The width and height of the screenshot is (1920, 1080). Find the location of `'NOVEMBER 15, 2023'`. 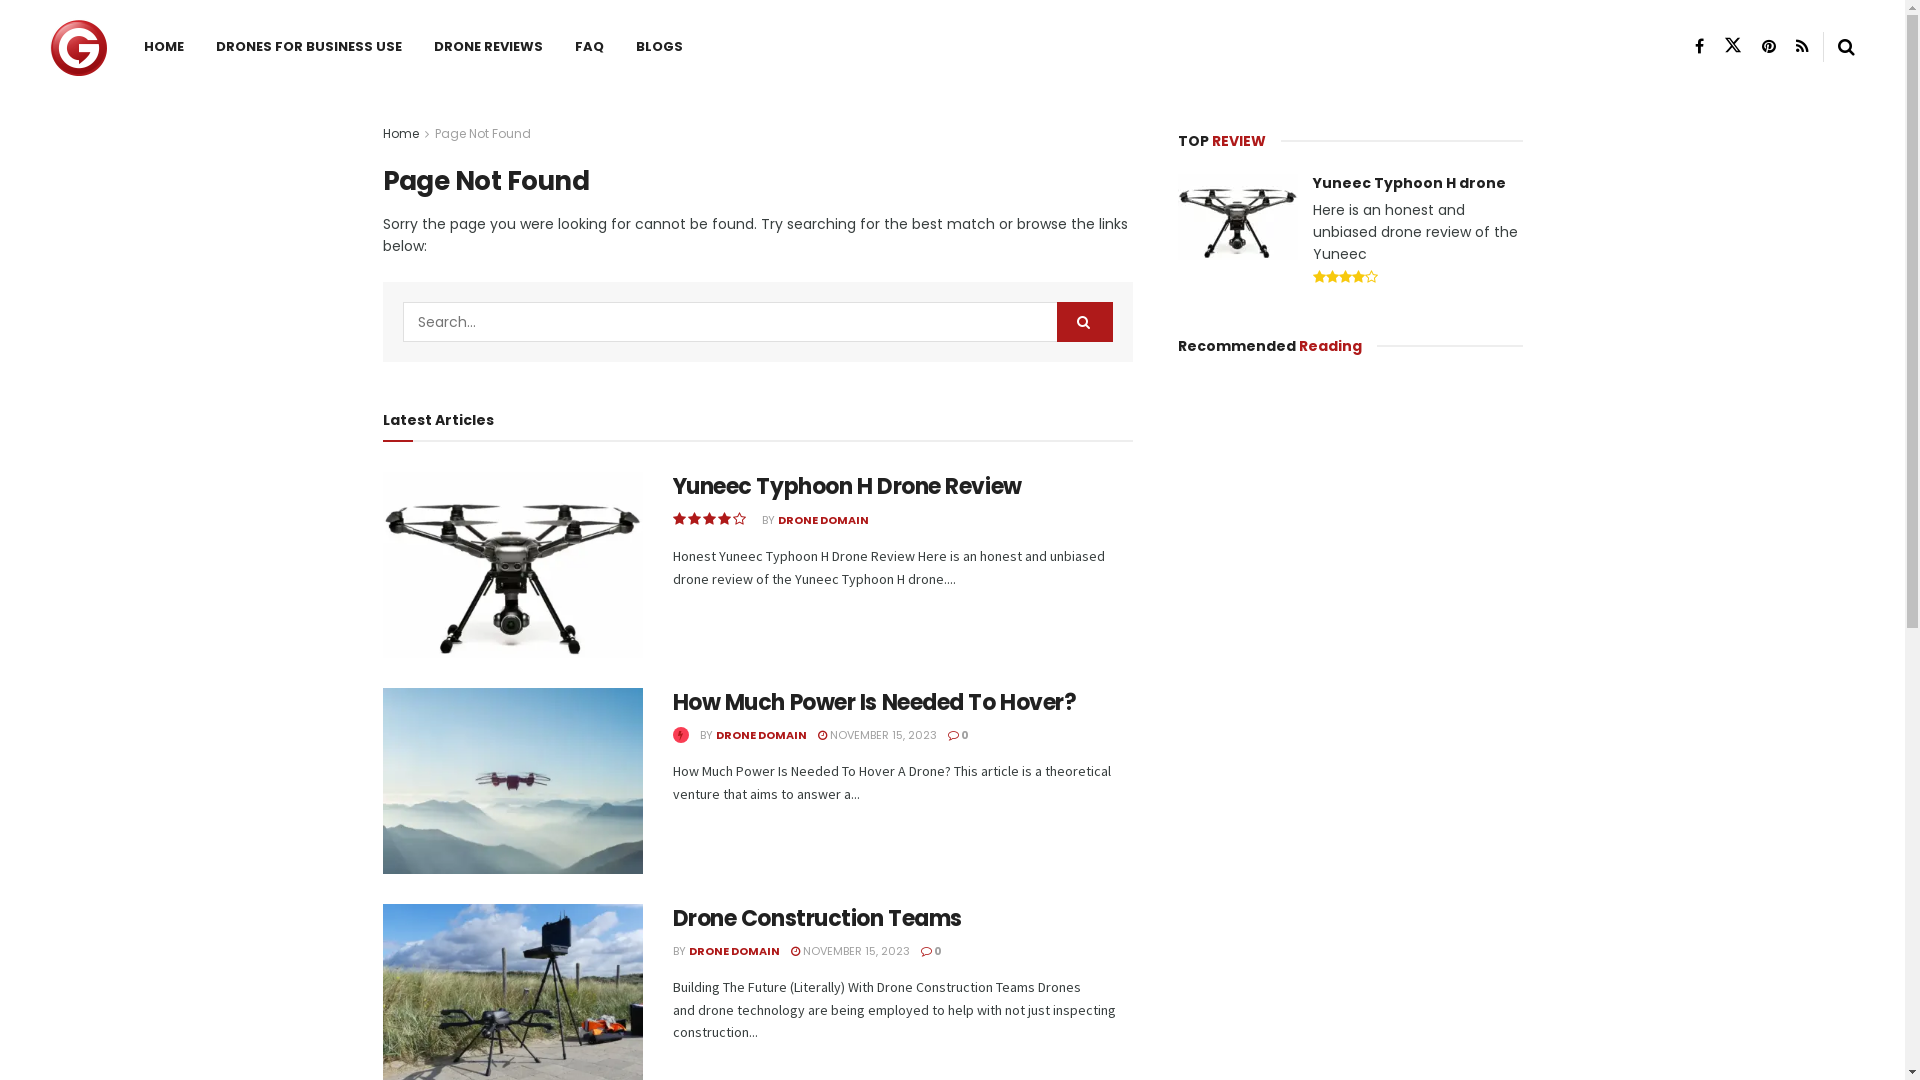

'NOVEMBER 15, 2023' is located at coordinates (849, 950).